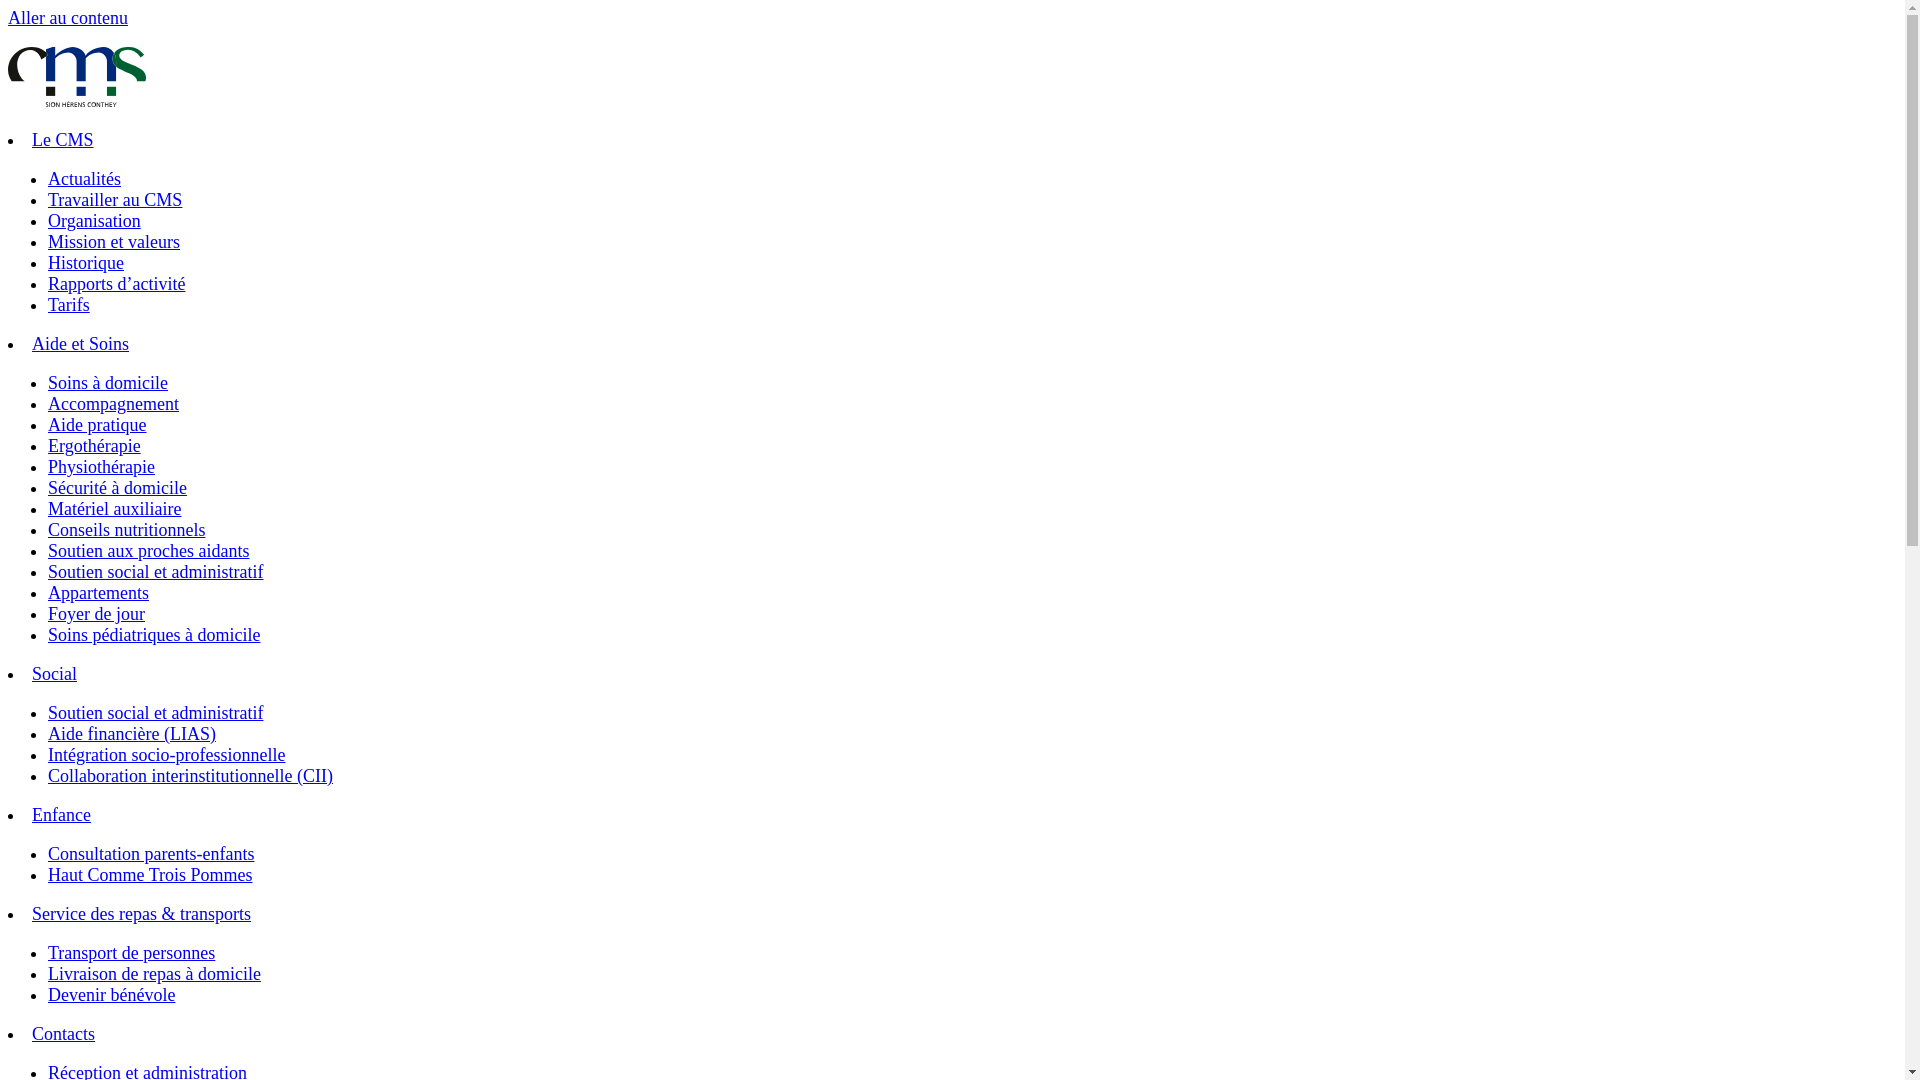 The height and width of the screenshot is (1080, 1920). What do you see at coordinates (48, 304) in the screenshot?
I see `'Tarifs'` at bounding box center [48, 304].